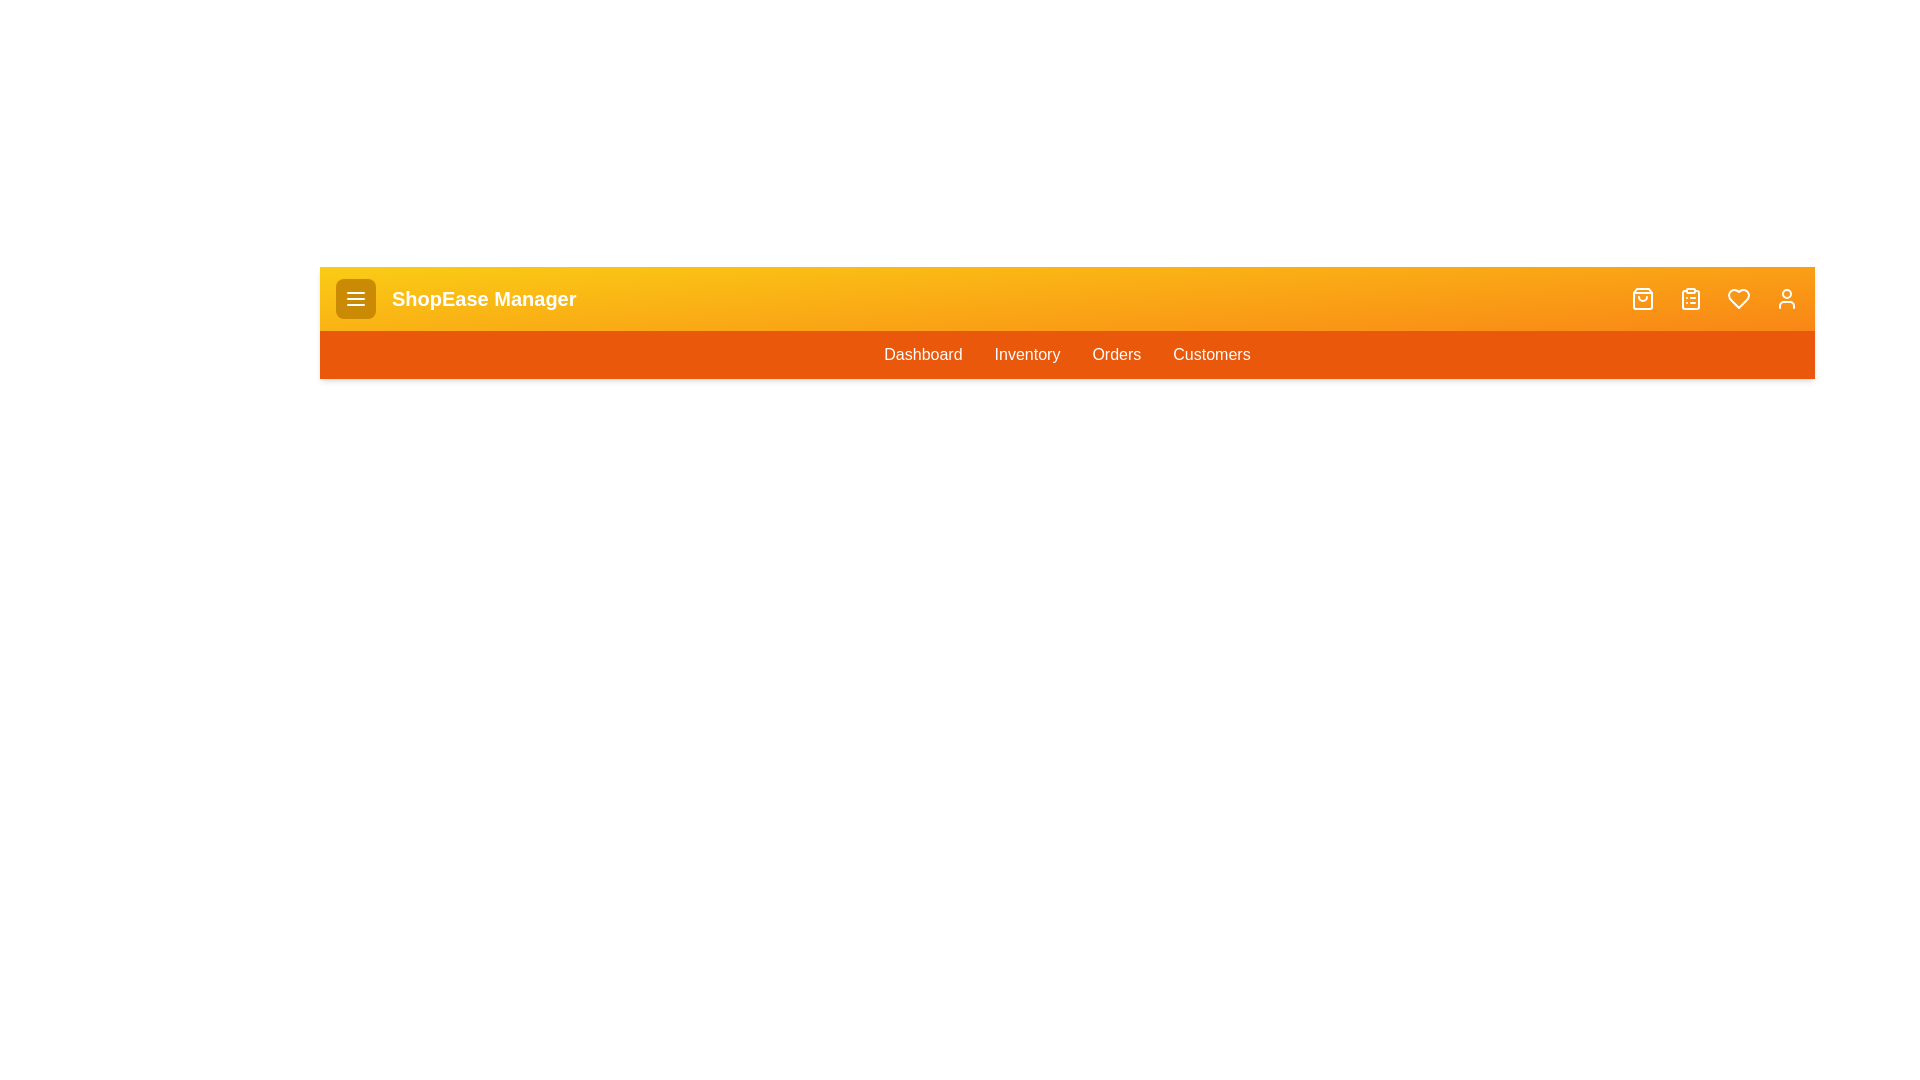 The width and height of the screenshot is (1920, 1080). What do you see at coordinates (355, 299) in the screenshot?
I see `the menu_button to observe its hover effect` at bounding box center [355, 299].